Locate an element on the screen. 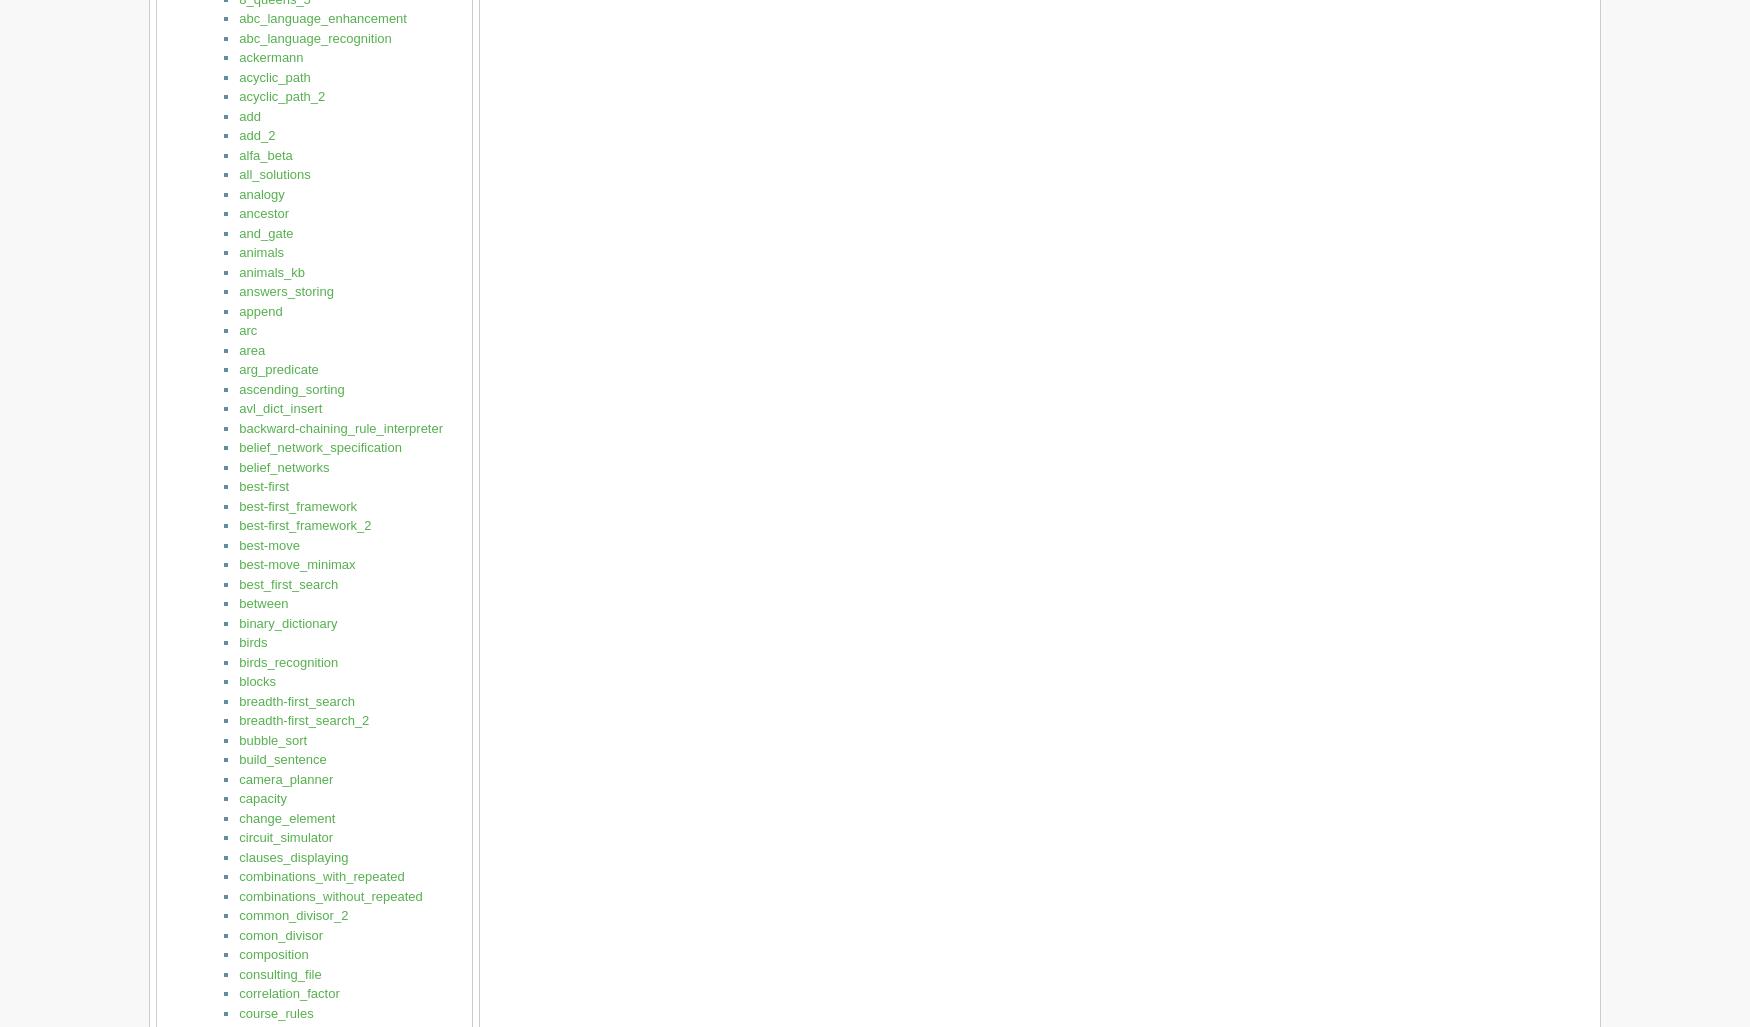  'abc_language_recognition' is located at coordinates (315, 37).